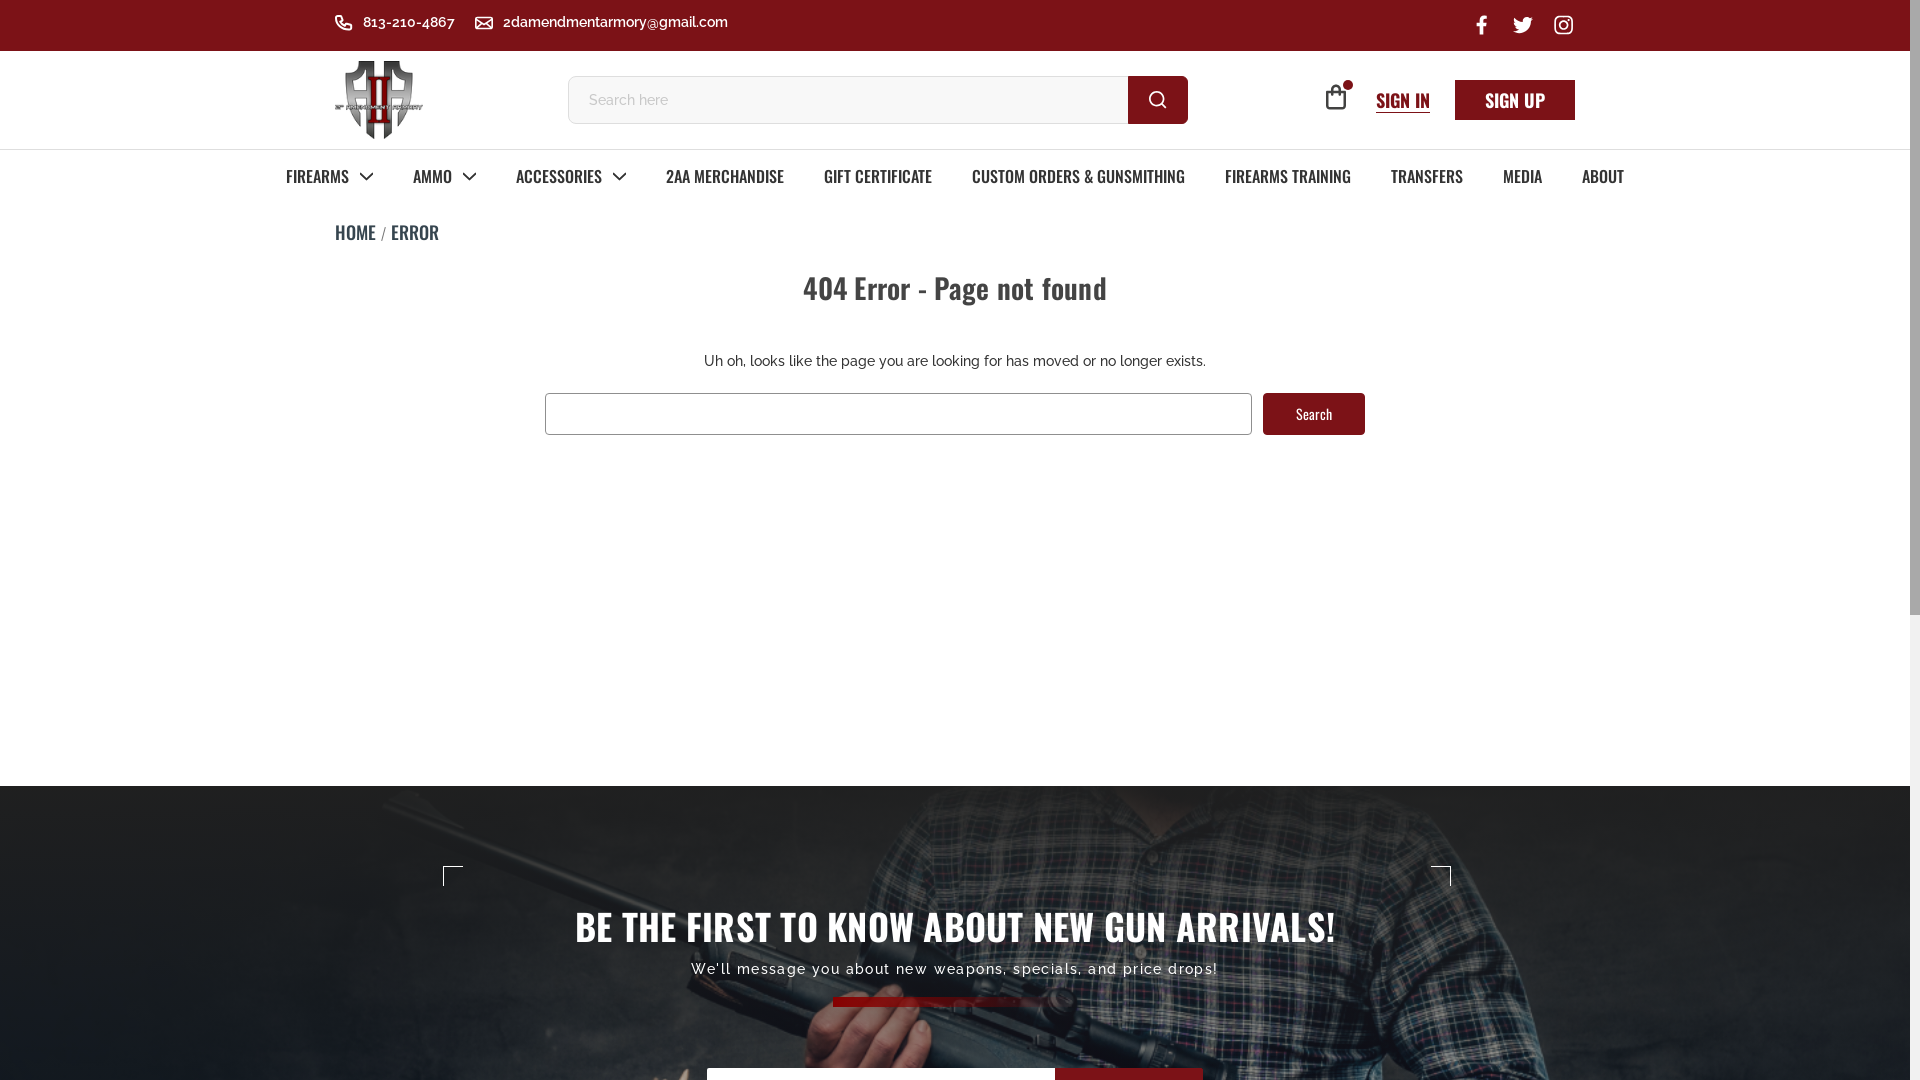 The image size is (1920, 1080). Describe the element at coordinates (1370, 175) in the screenshot. I see `'TRANSFERS'` at that location.